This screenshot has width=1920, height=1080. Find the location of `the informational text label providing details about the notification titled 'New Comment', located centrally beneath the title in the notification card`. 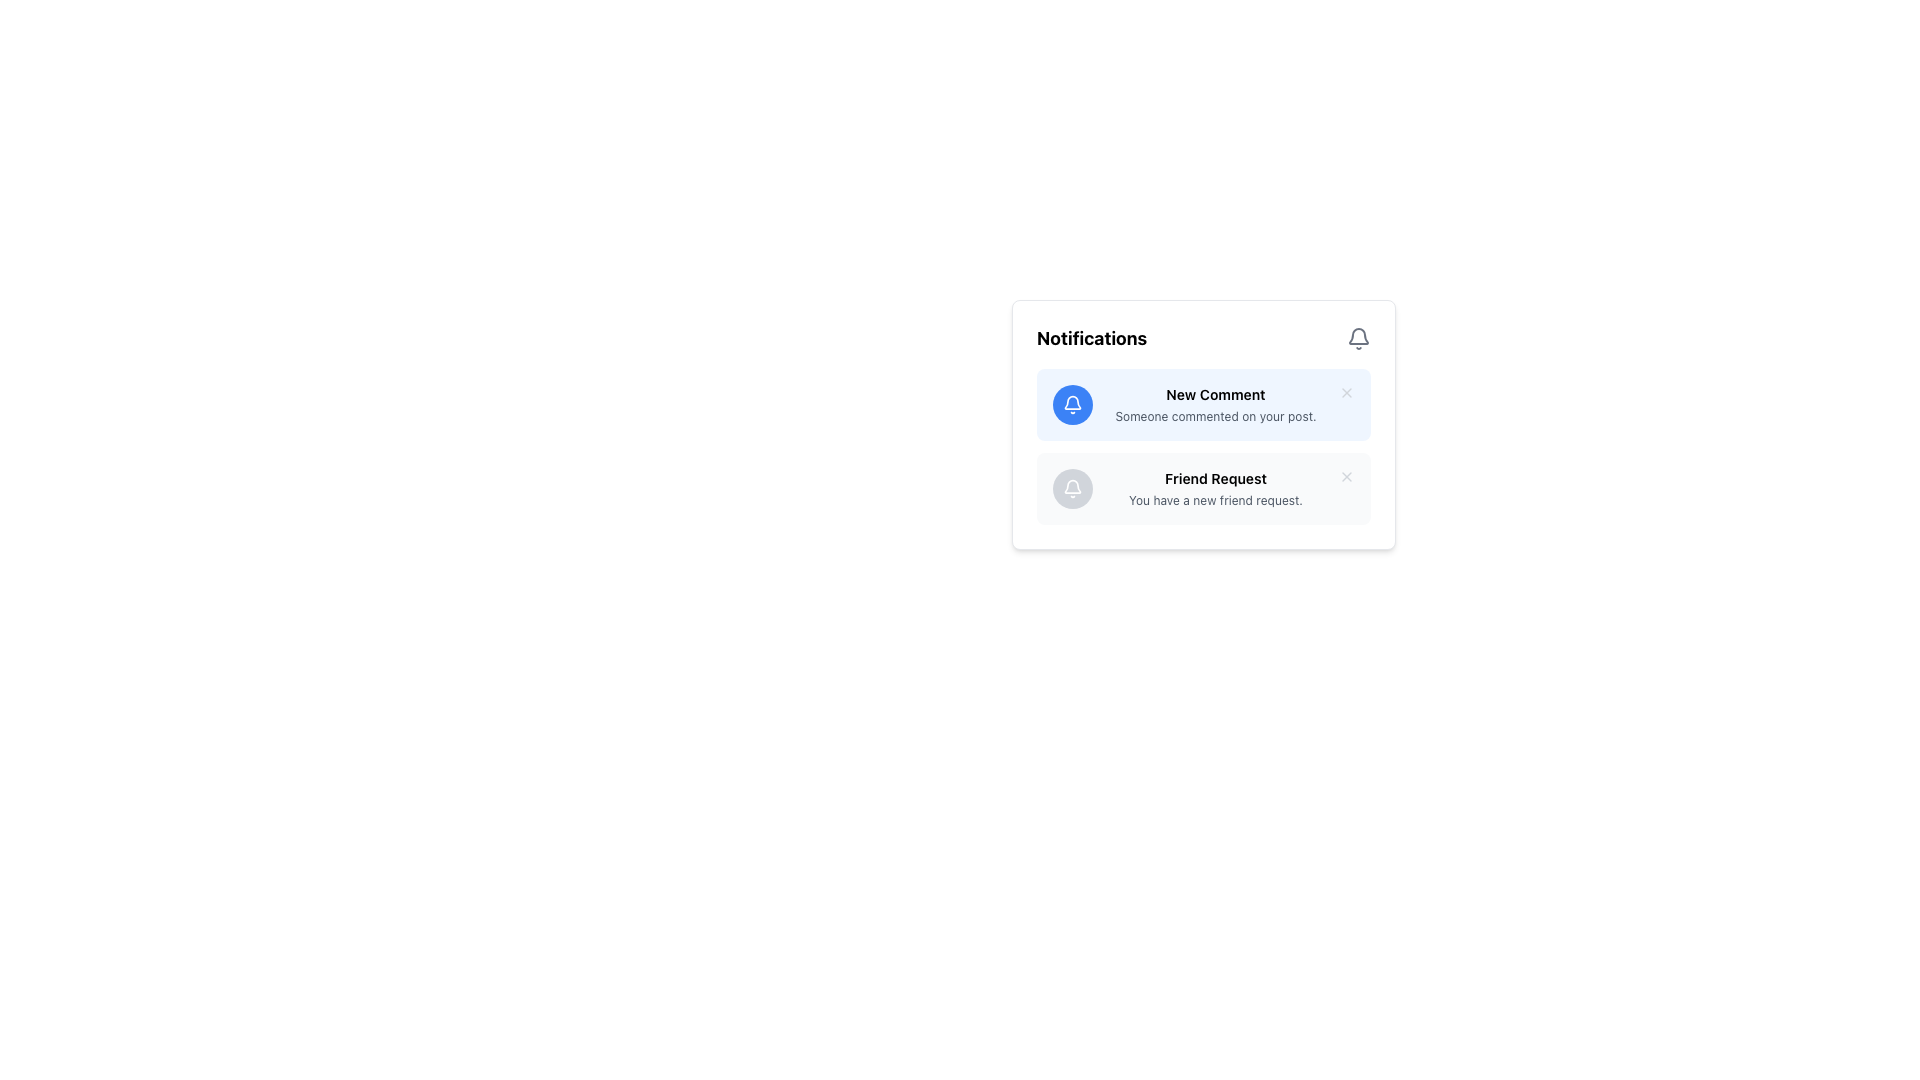

the informational text label providing details about the notification titled 'New Comment', located centrally beneath the title in the notification card is located at coordinates (1214, 415).